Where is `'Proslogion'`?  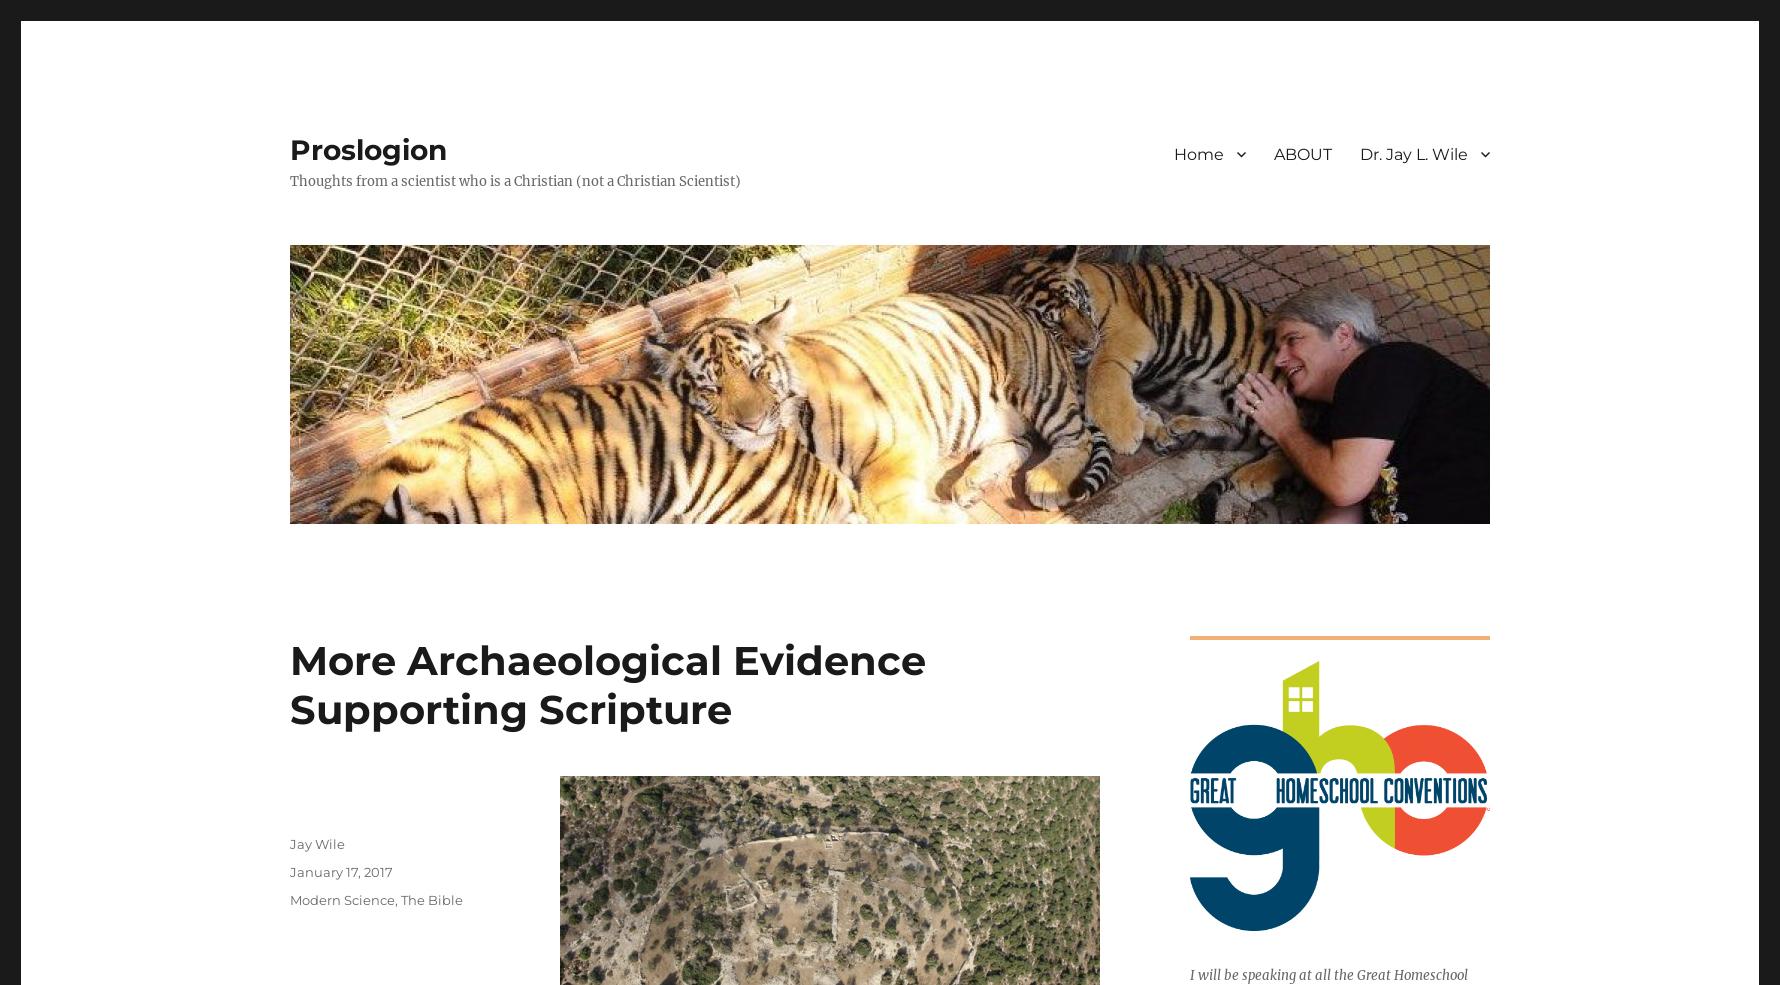
'Proslogion' is located at coordinates (288, 150).